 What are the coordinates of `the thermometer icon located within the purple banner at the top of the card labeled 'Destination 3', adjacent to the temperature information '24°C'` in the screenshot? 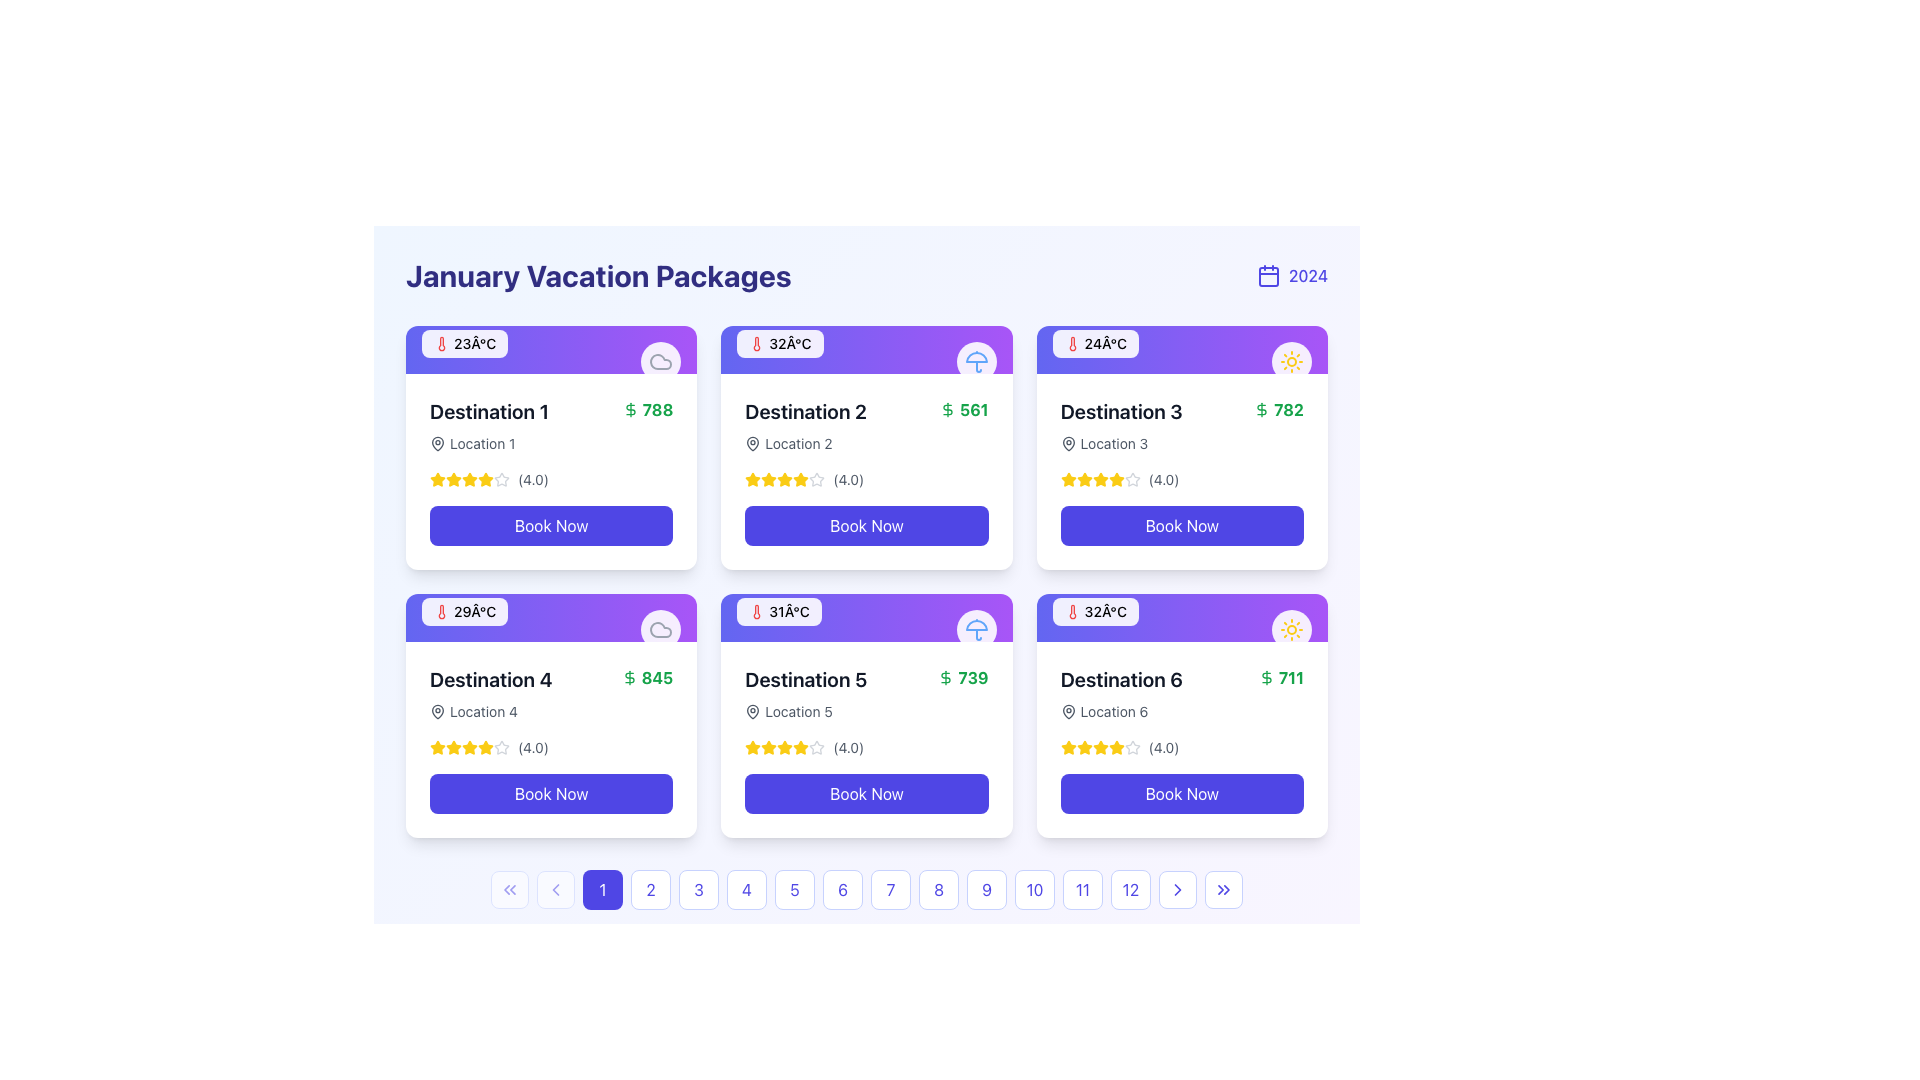 It's located at (1071, 342).